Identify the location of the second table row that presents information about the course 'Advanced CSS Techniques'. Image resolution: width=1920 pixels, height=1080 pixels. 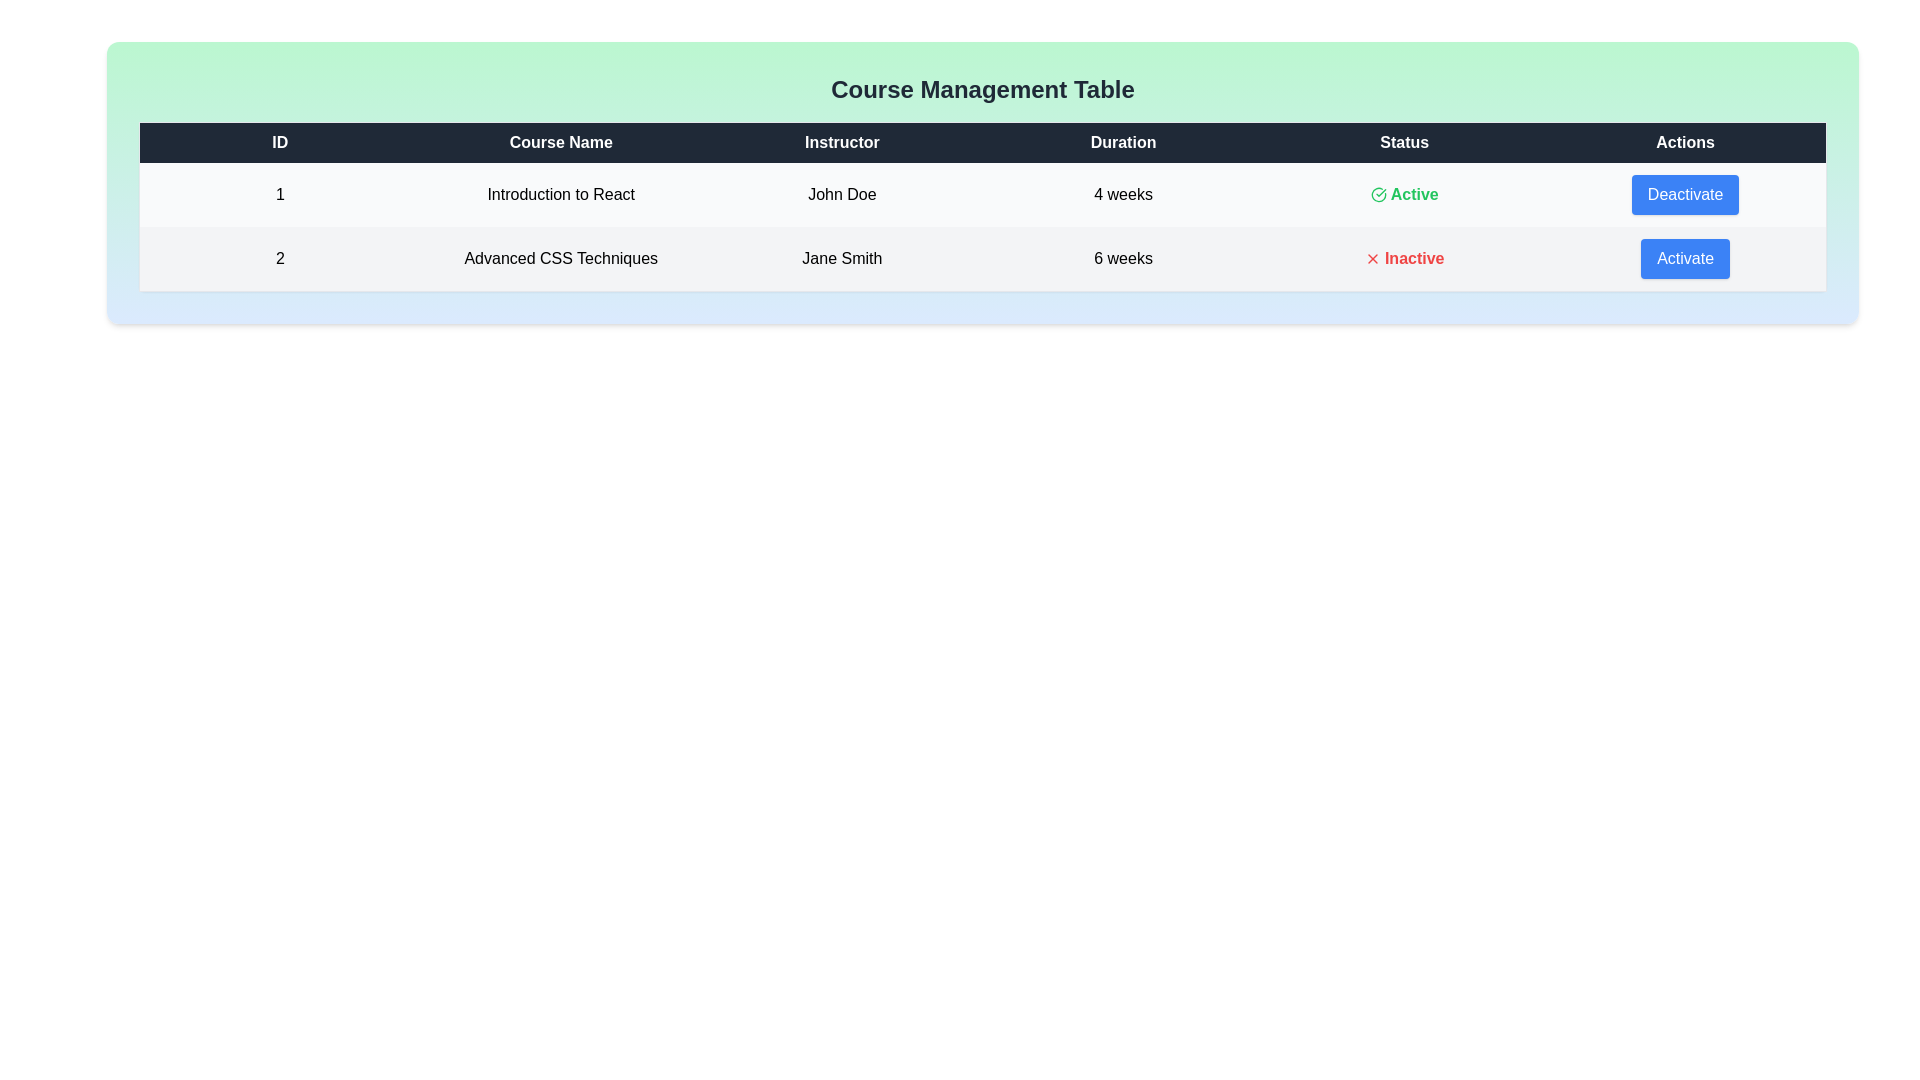
(983, 257).